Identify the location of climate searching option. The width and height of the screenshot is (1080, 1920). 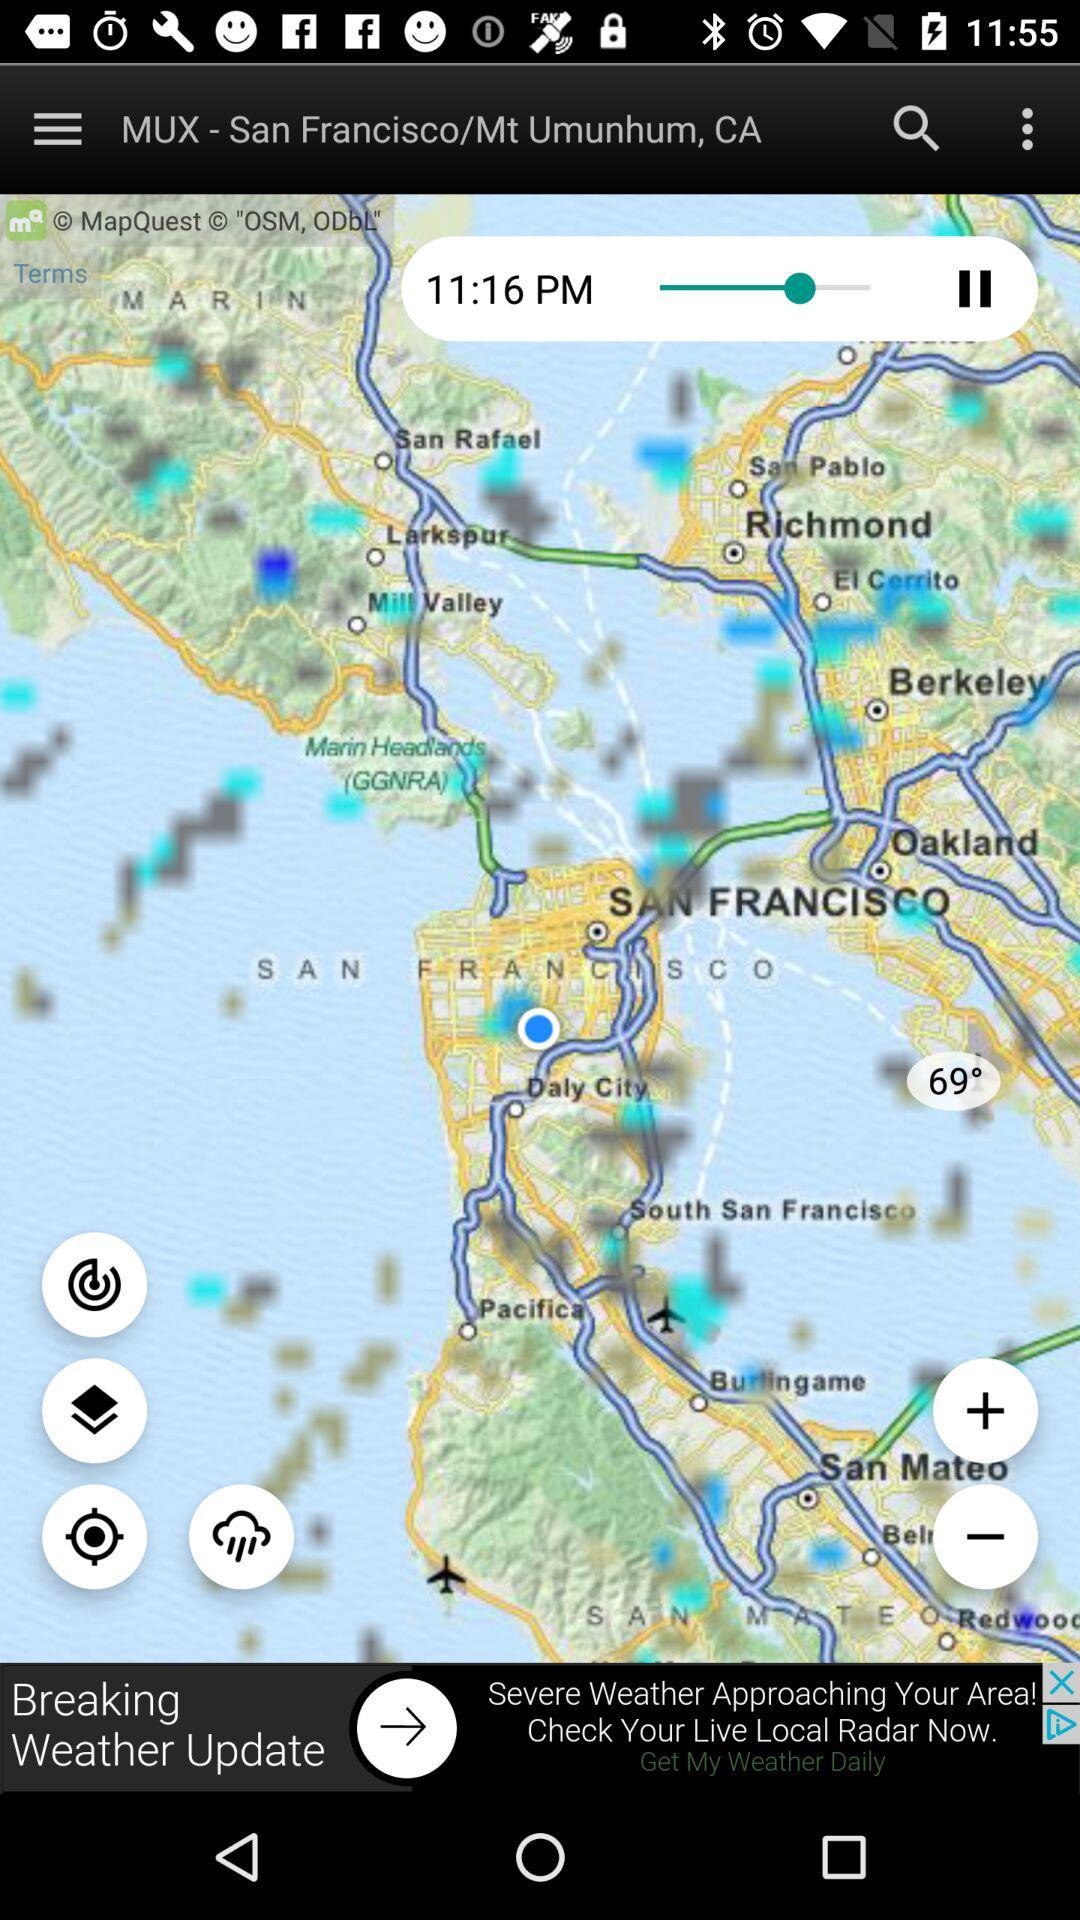
(240, 1535).